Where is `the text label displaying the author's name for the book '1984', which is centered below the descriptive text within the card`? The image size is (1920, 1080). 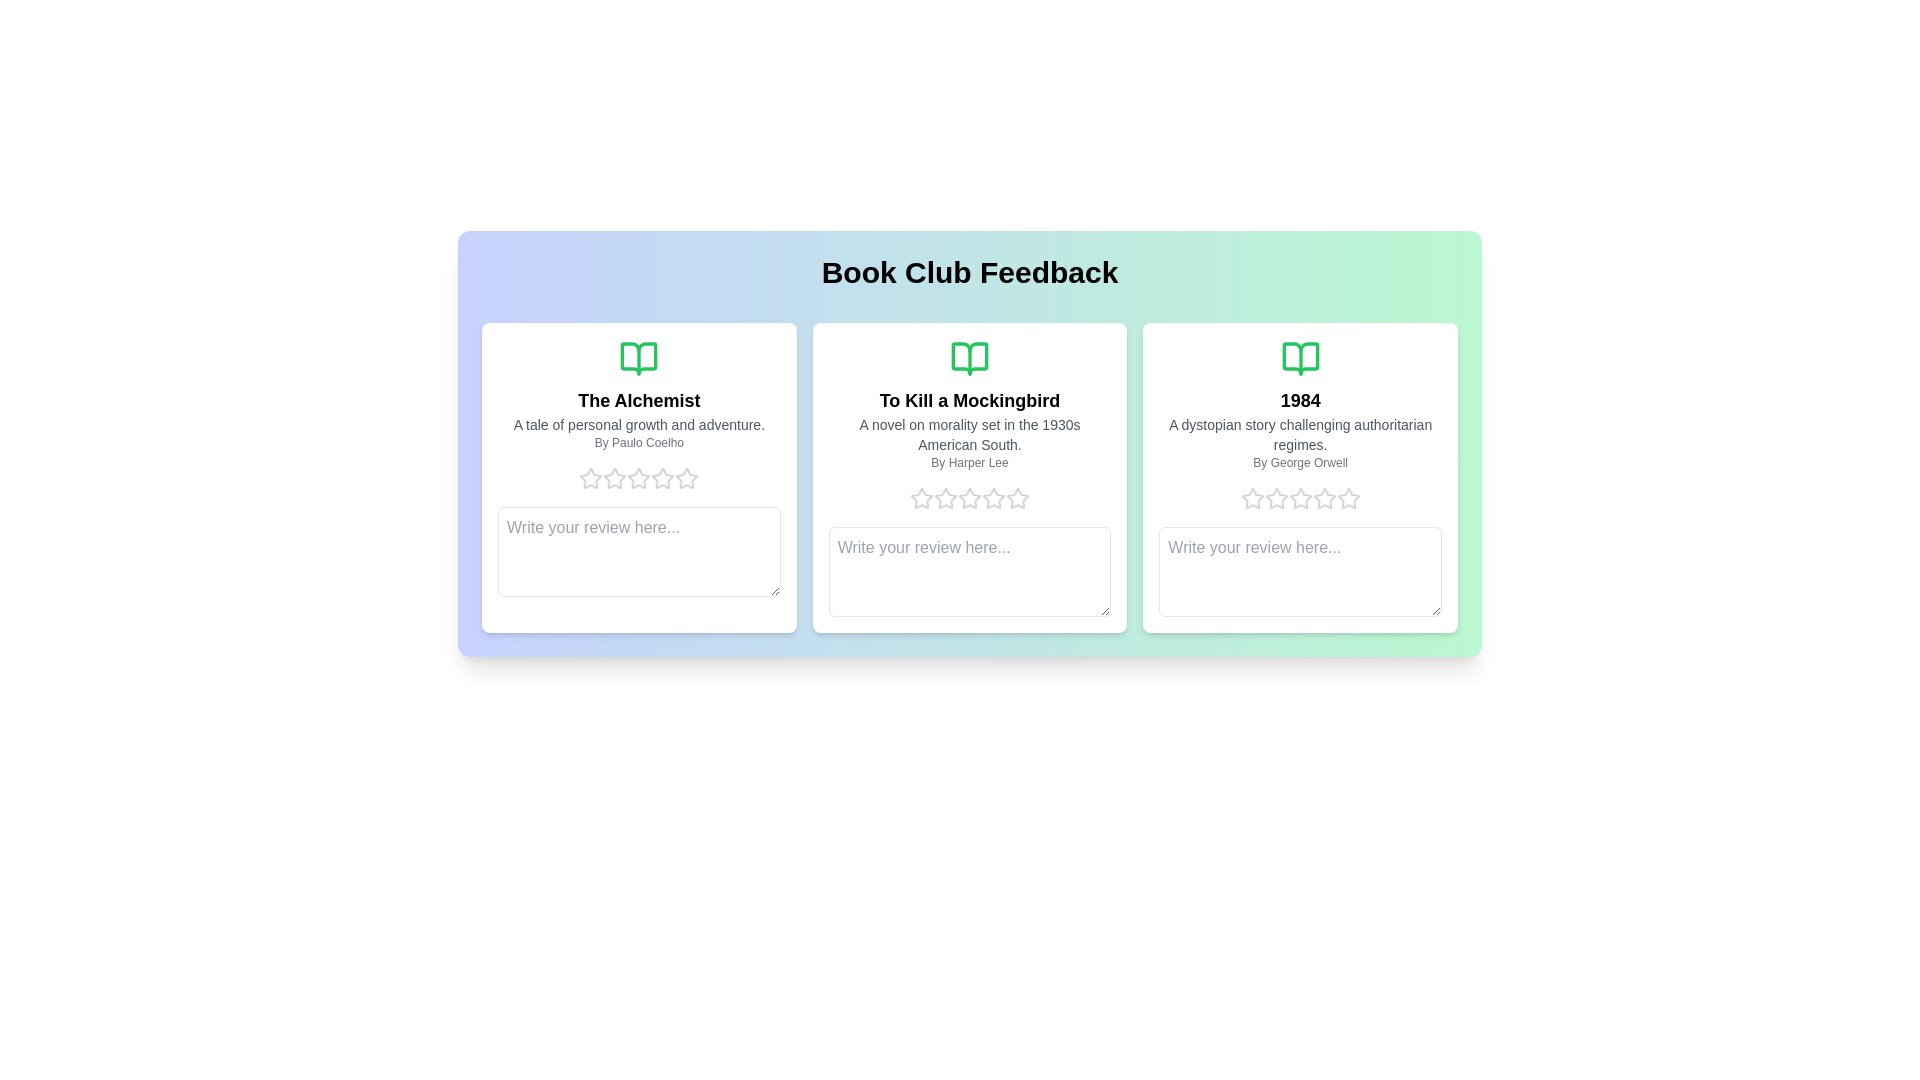
the text label displaying the author's name for the book '1984', which is centered below the descriptive text within the card is located at coordinates (1300, 462).